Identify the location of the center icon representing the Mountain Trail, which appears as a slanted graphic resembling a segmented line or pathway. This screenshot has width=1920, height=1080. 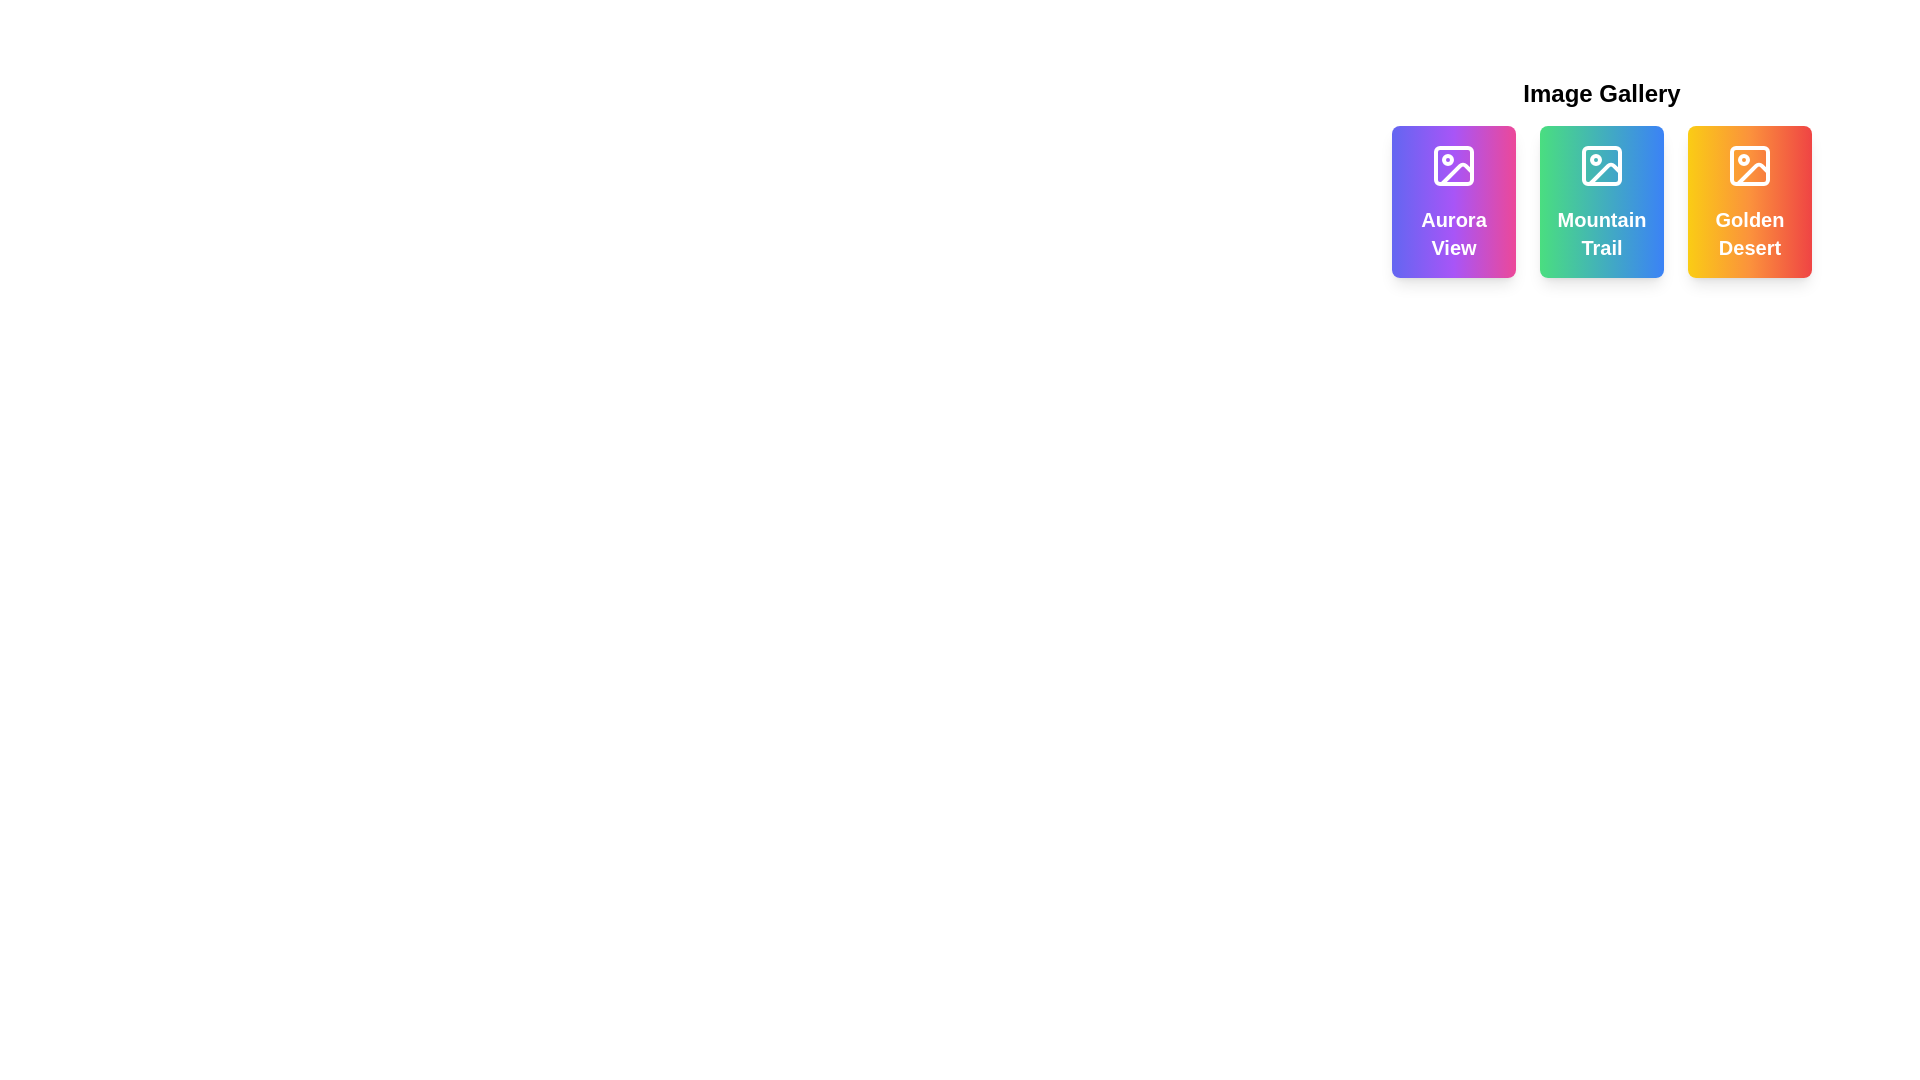
(1604, 172).